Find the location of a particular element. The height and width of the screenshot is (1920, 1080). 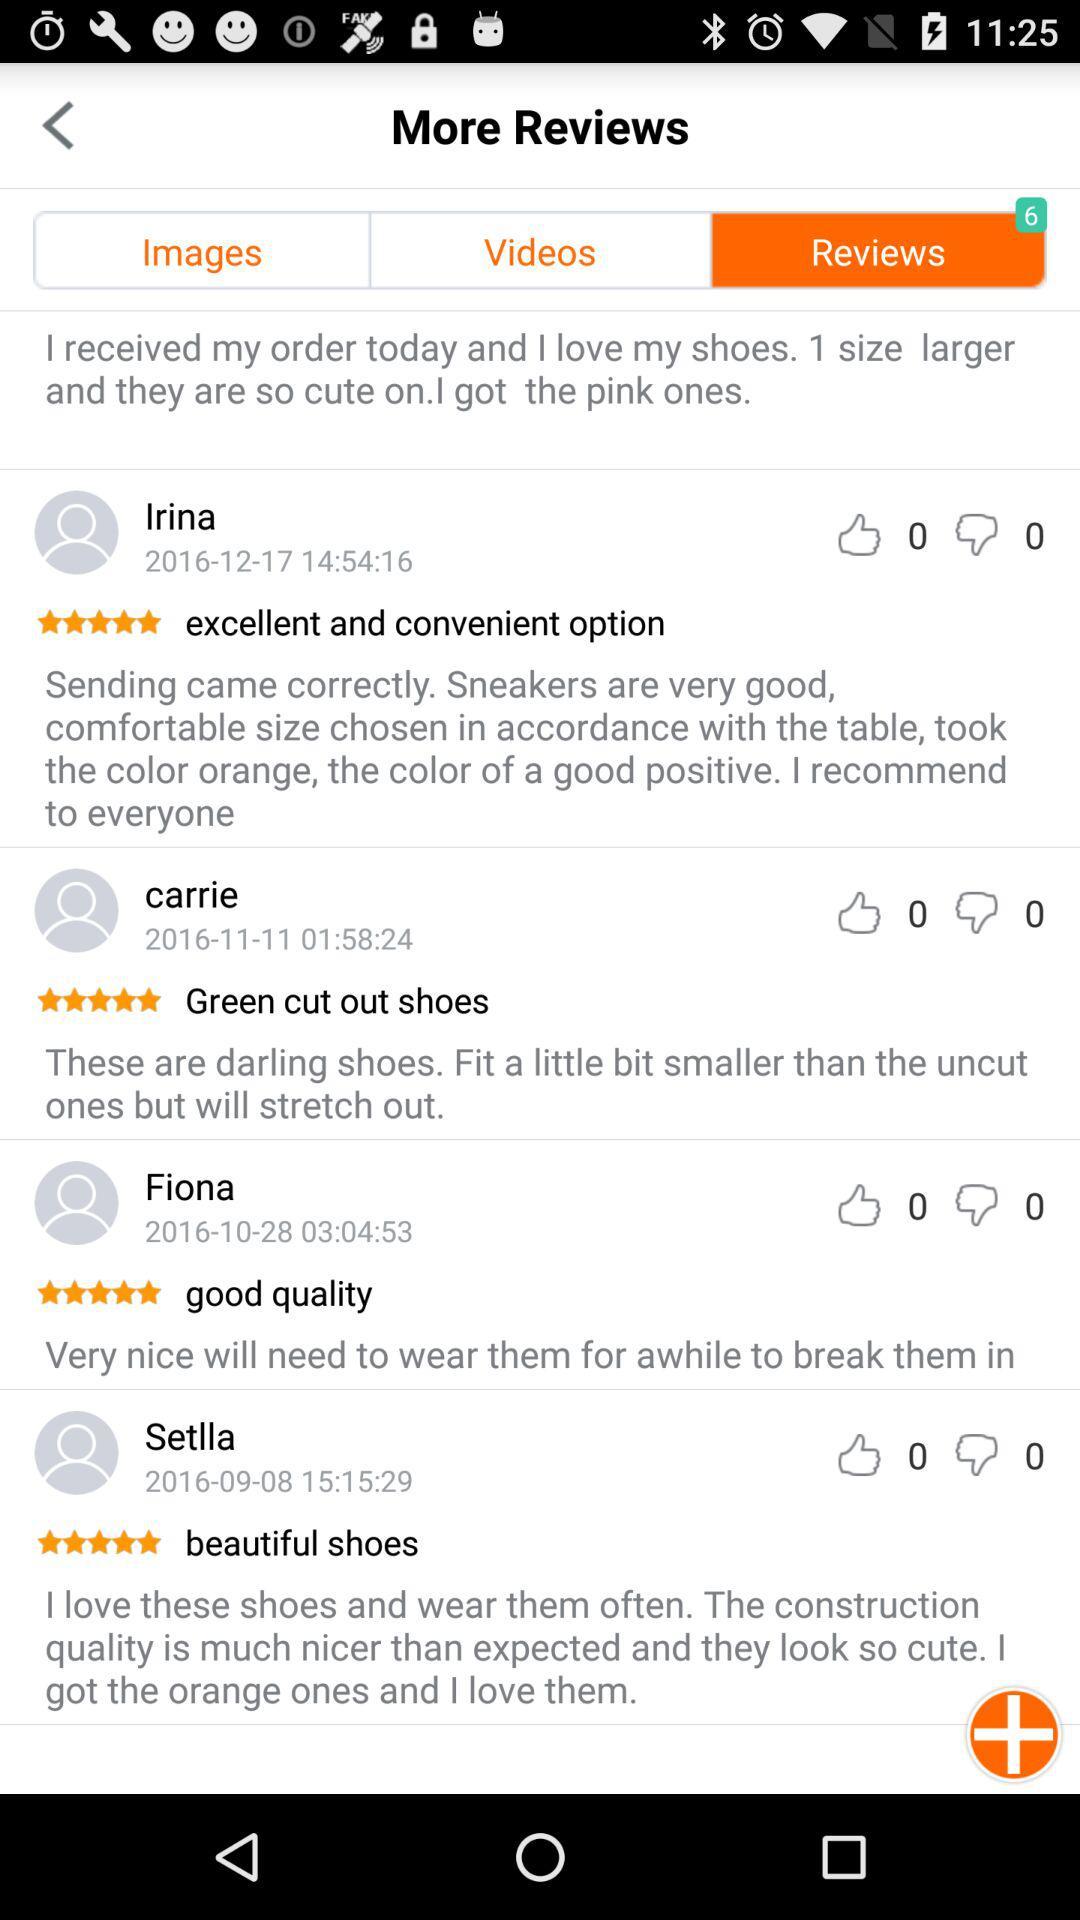

2016 10 28 item is located at coordinates (278, 1229).